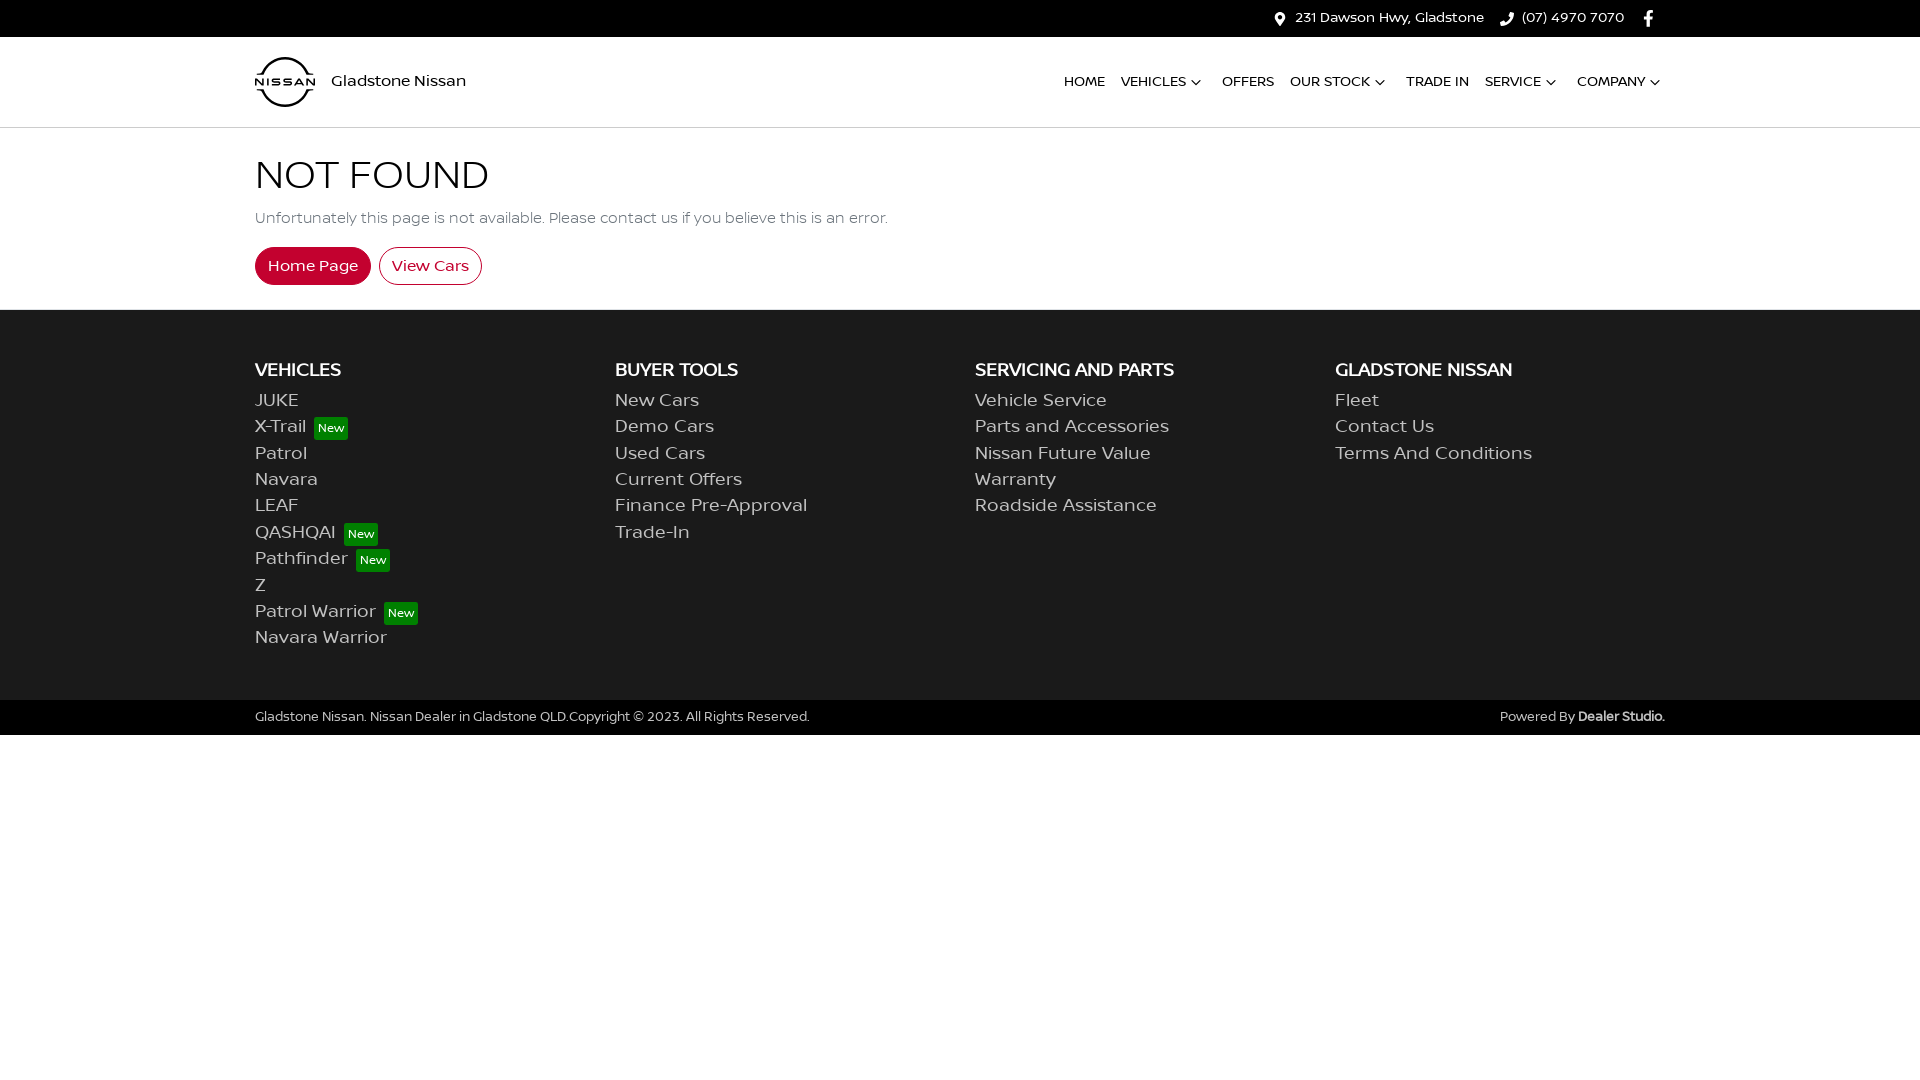  What do you see at coordinates (974, 454) in the screenshot?
I see `'Nissan Future Value'` at bounding box center [974, 454].